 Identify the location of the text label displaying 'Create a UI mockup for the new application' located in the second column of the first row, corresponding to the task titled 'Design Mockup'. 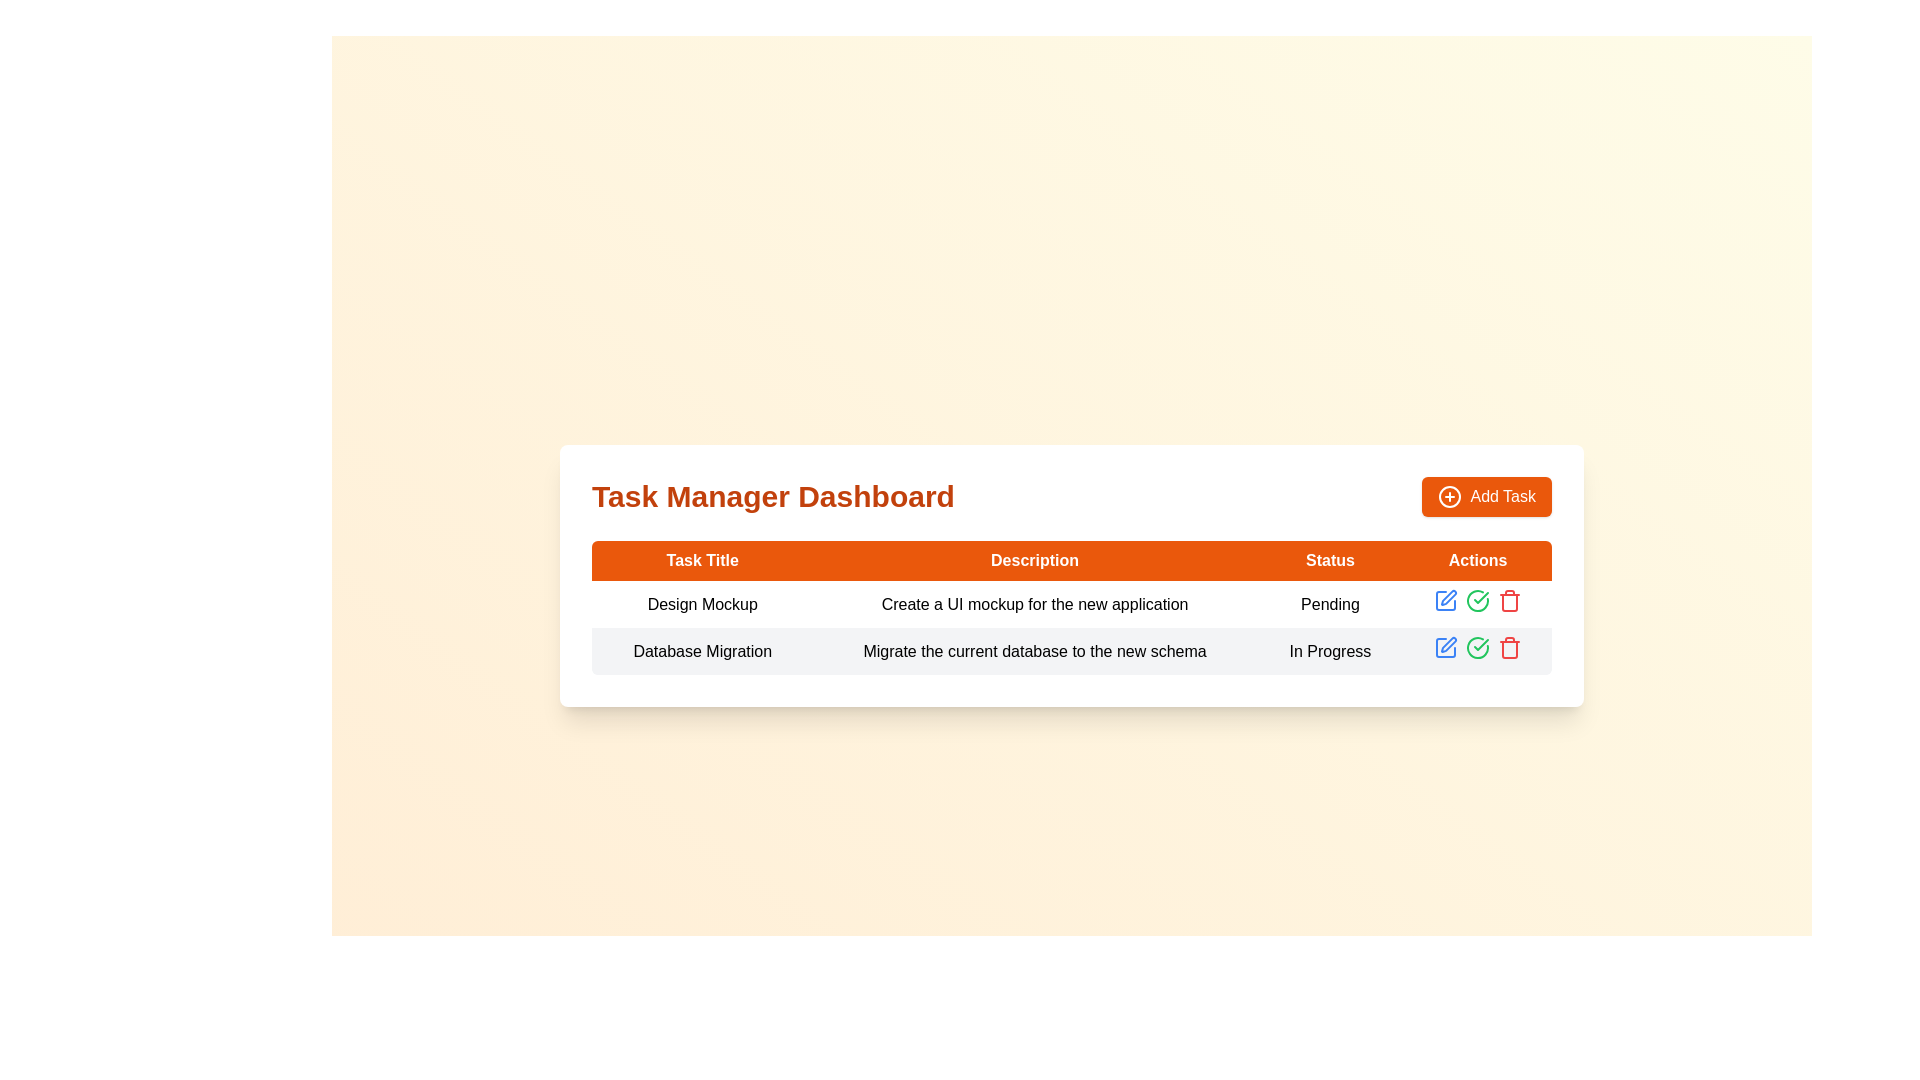
(1035, 603).